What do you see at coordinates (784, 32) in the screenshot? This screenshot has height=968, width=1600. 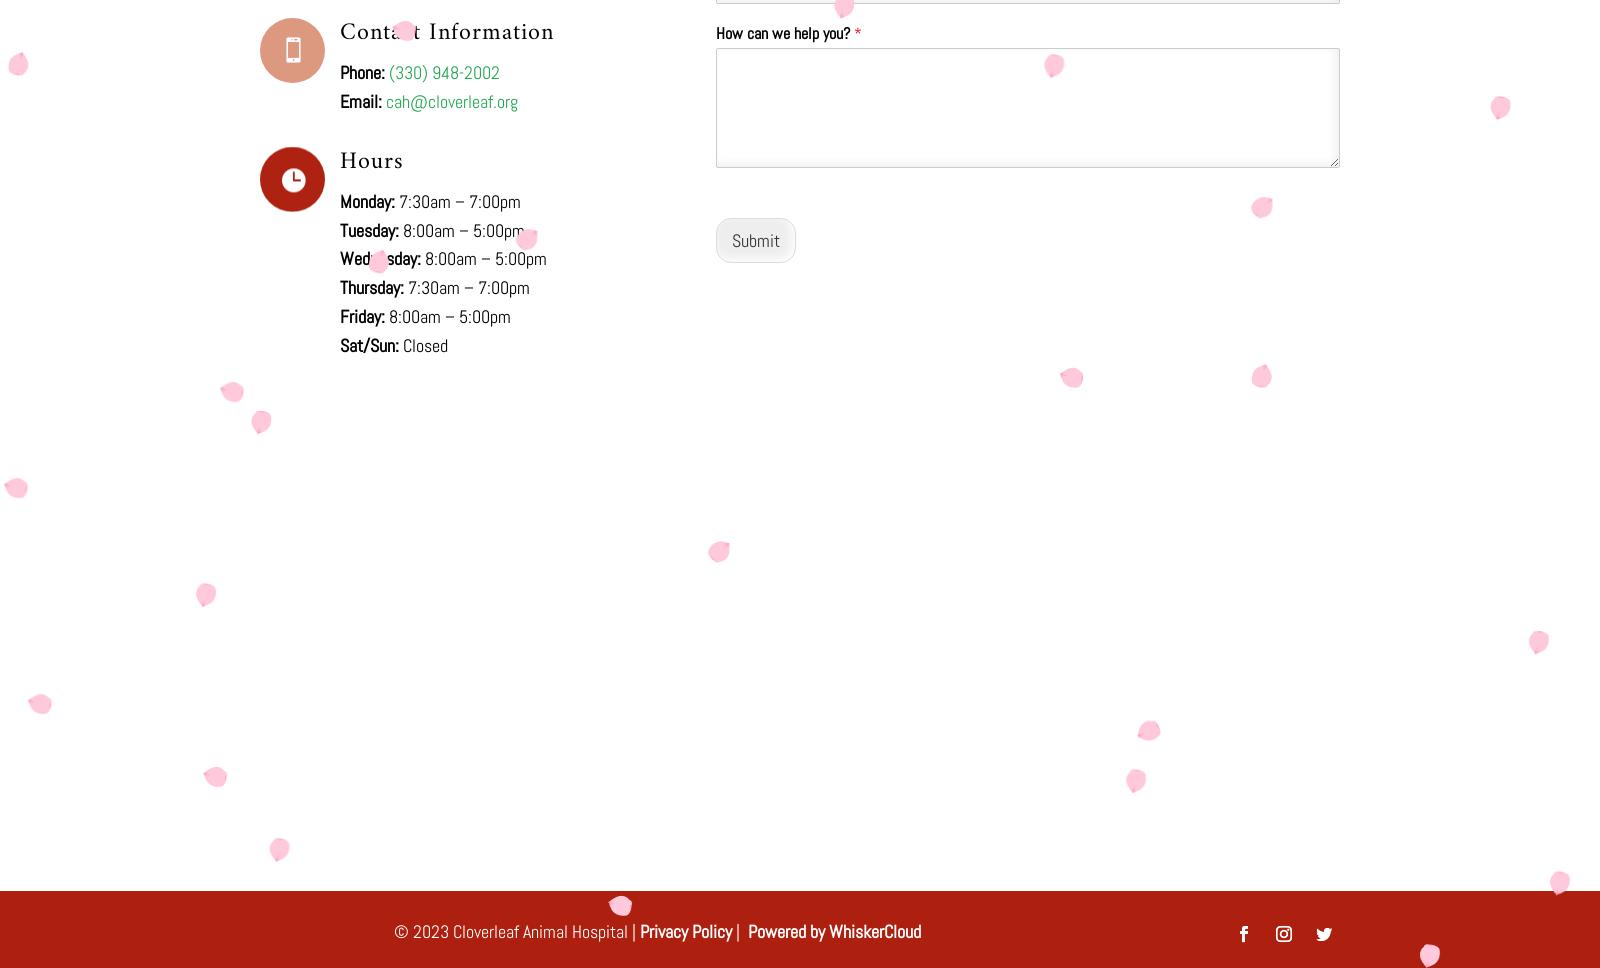 I see `'How can we help you?'` at bounding box center [784, 32].